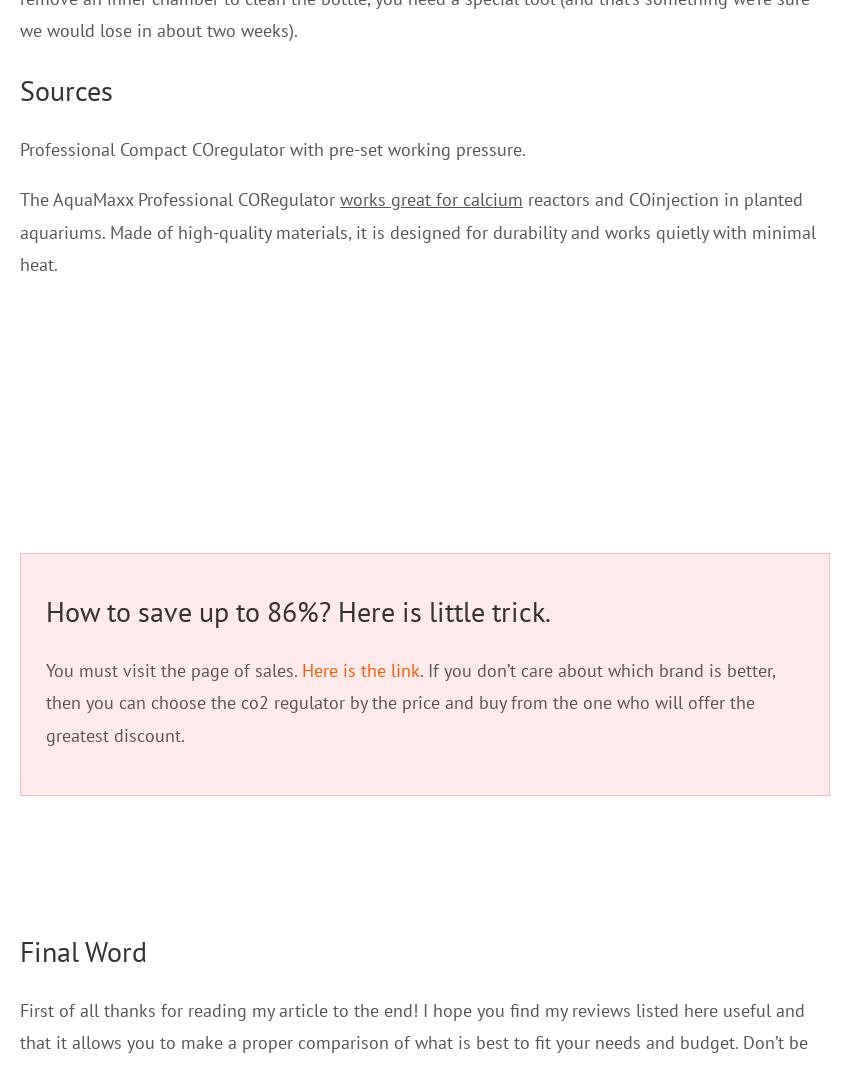 Image resolution: width=850 pixels, height=1065 pixels. I want to click on 'Final Word', so click(83, 950).